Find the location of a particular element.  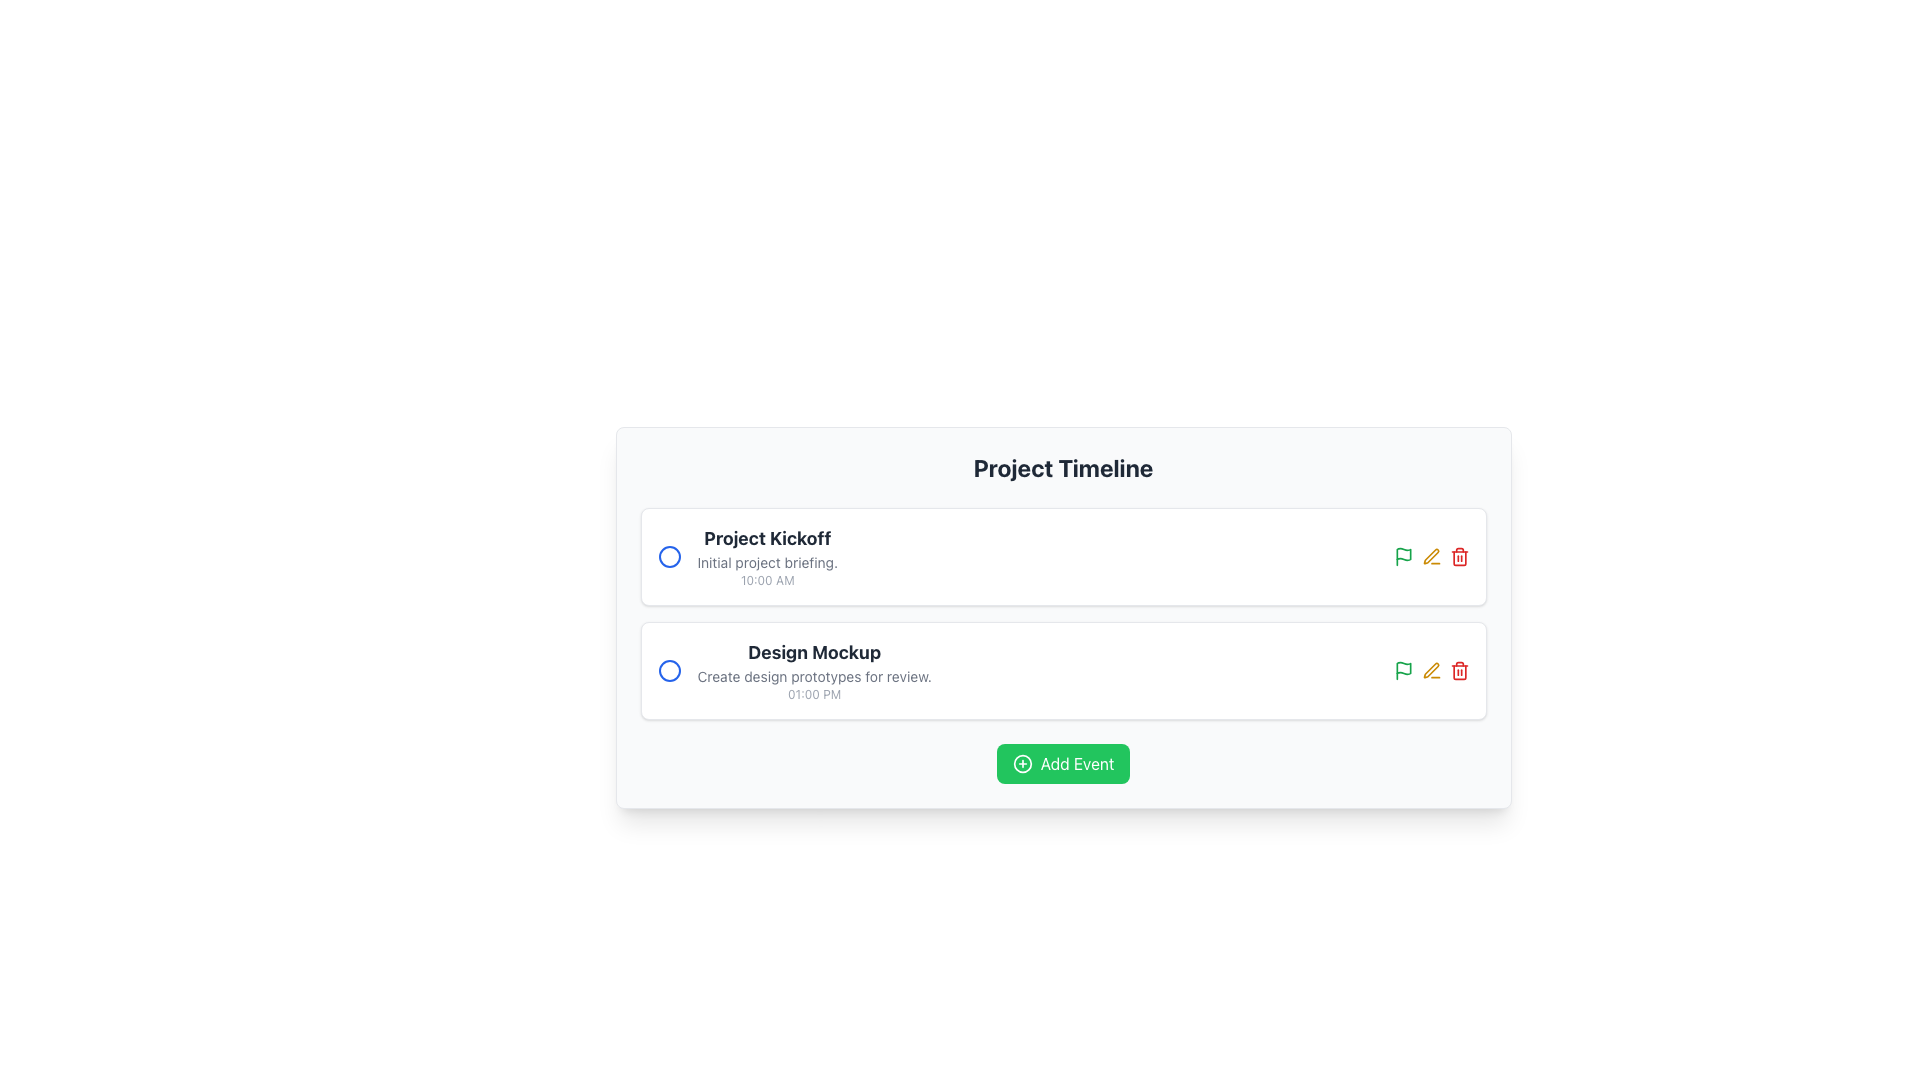

the red trash can icon located at the far-right side of the horizontal row of icons is located at coordinates (1459, 556).